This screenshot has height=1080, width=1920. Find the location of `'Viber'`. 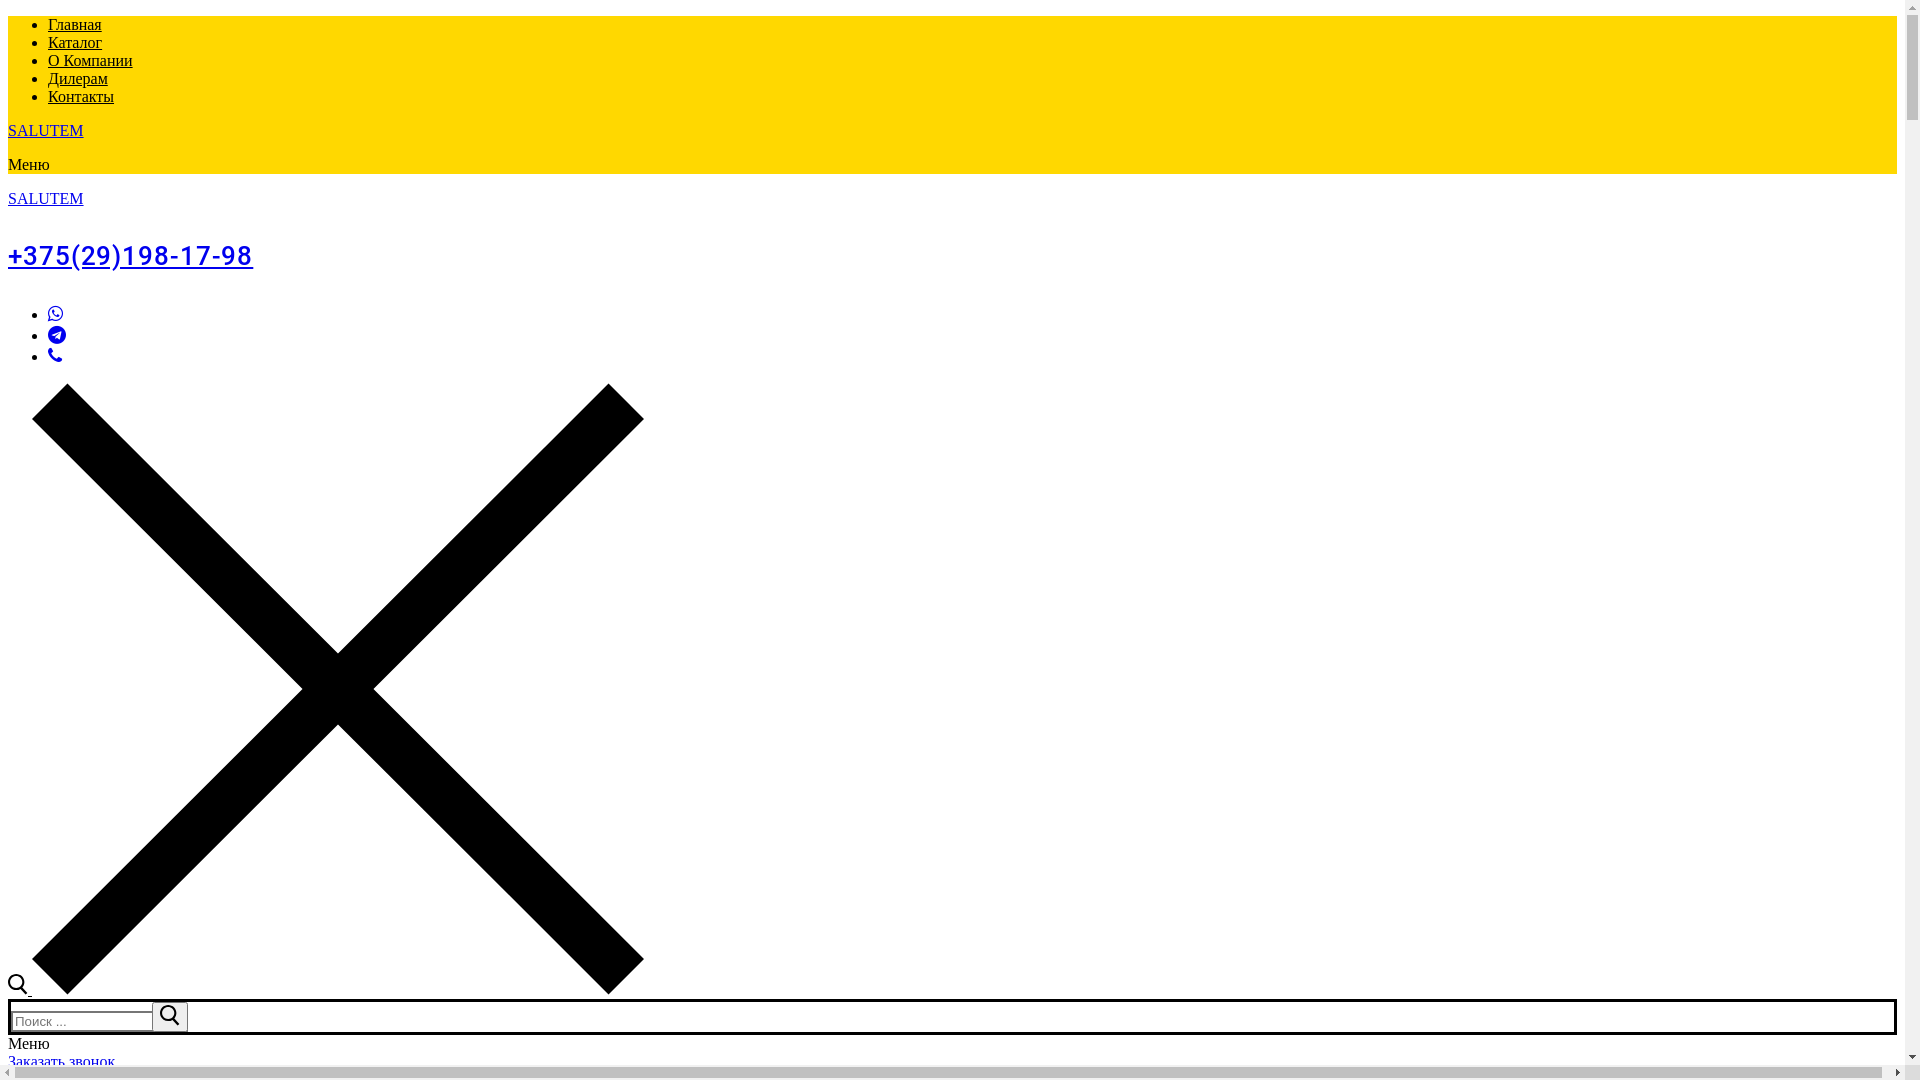

'Viber' is located at coordinates (54, 354).